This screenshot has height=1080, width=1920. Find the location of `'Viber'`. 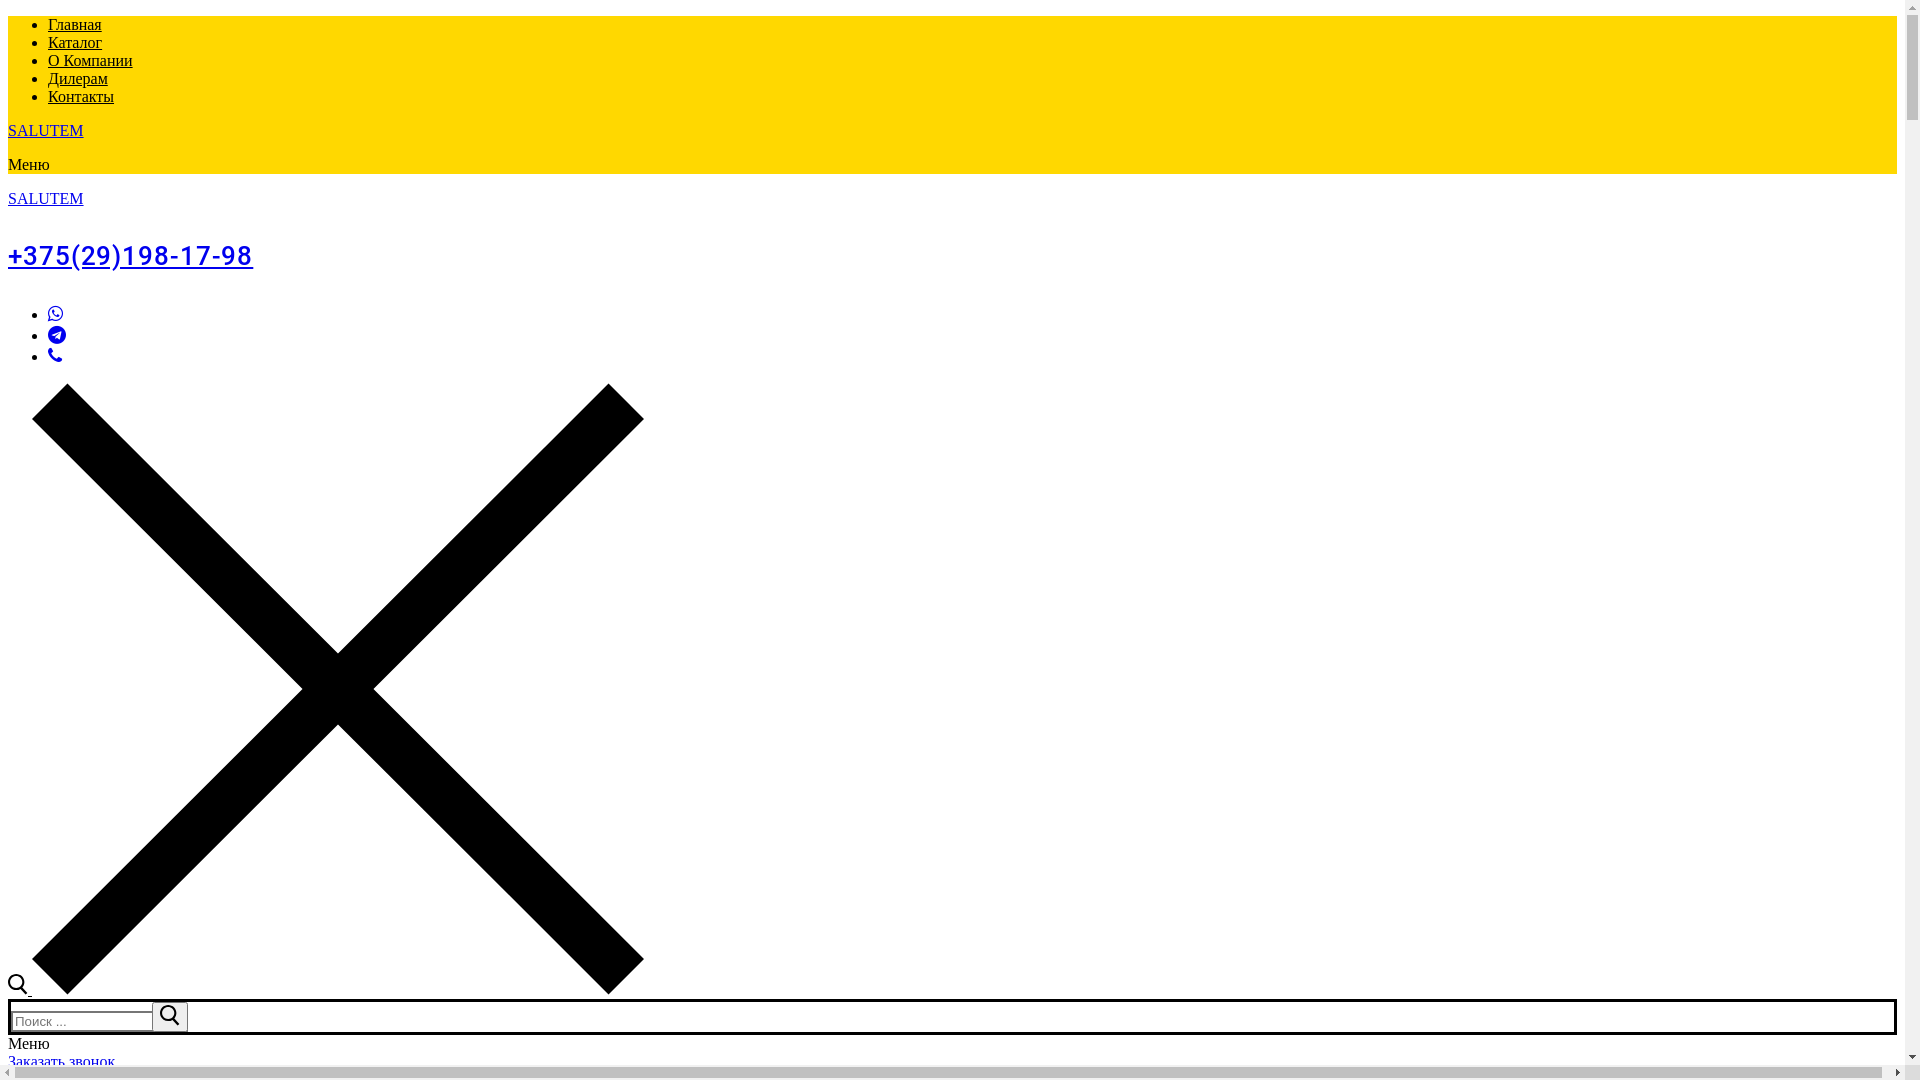

'Viber' is located at coordinates (54, 354).